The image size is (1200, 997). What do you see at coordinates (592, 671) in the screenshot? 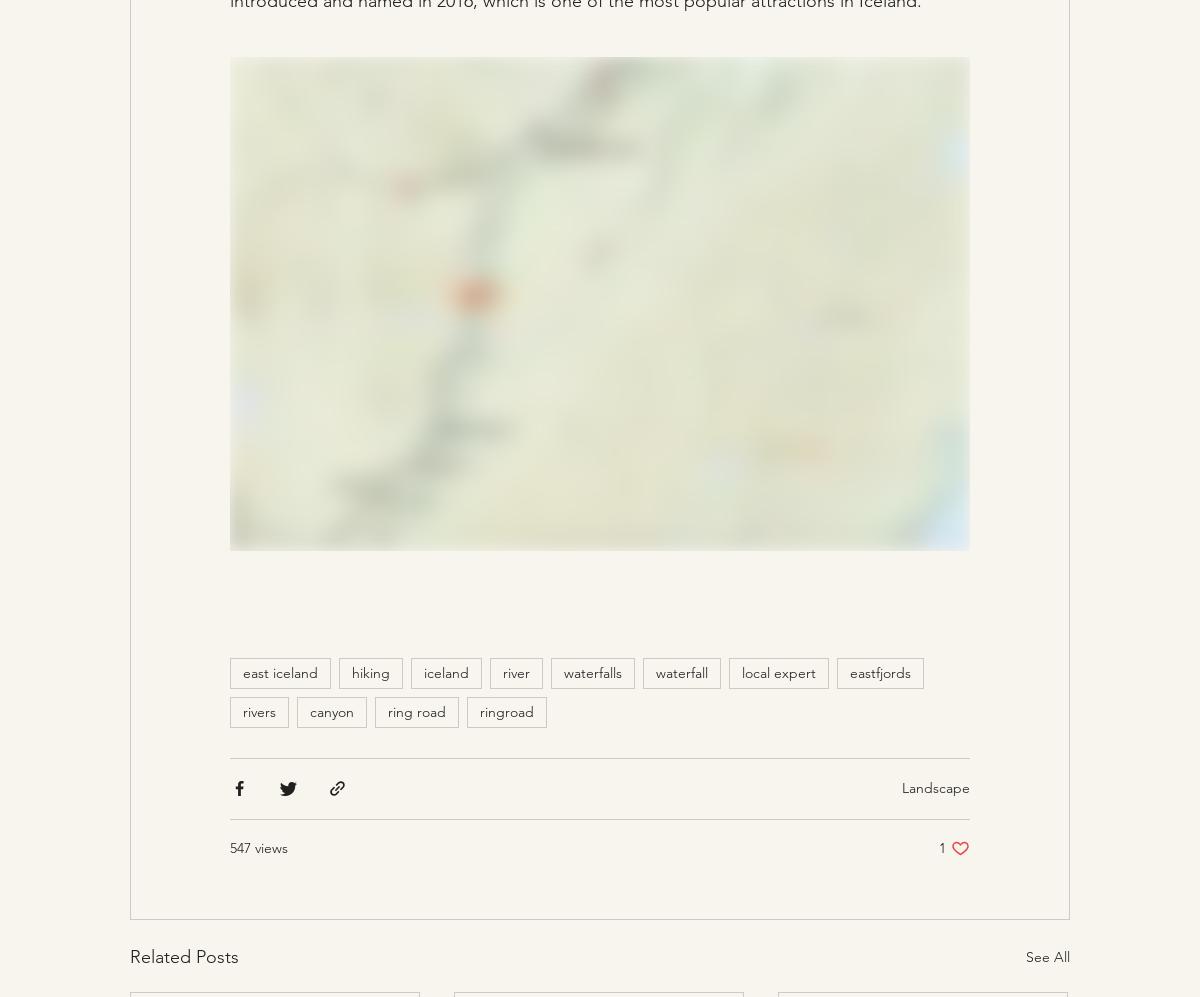
I see `'waterfalls'` at bounding box center [592, 671].